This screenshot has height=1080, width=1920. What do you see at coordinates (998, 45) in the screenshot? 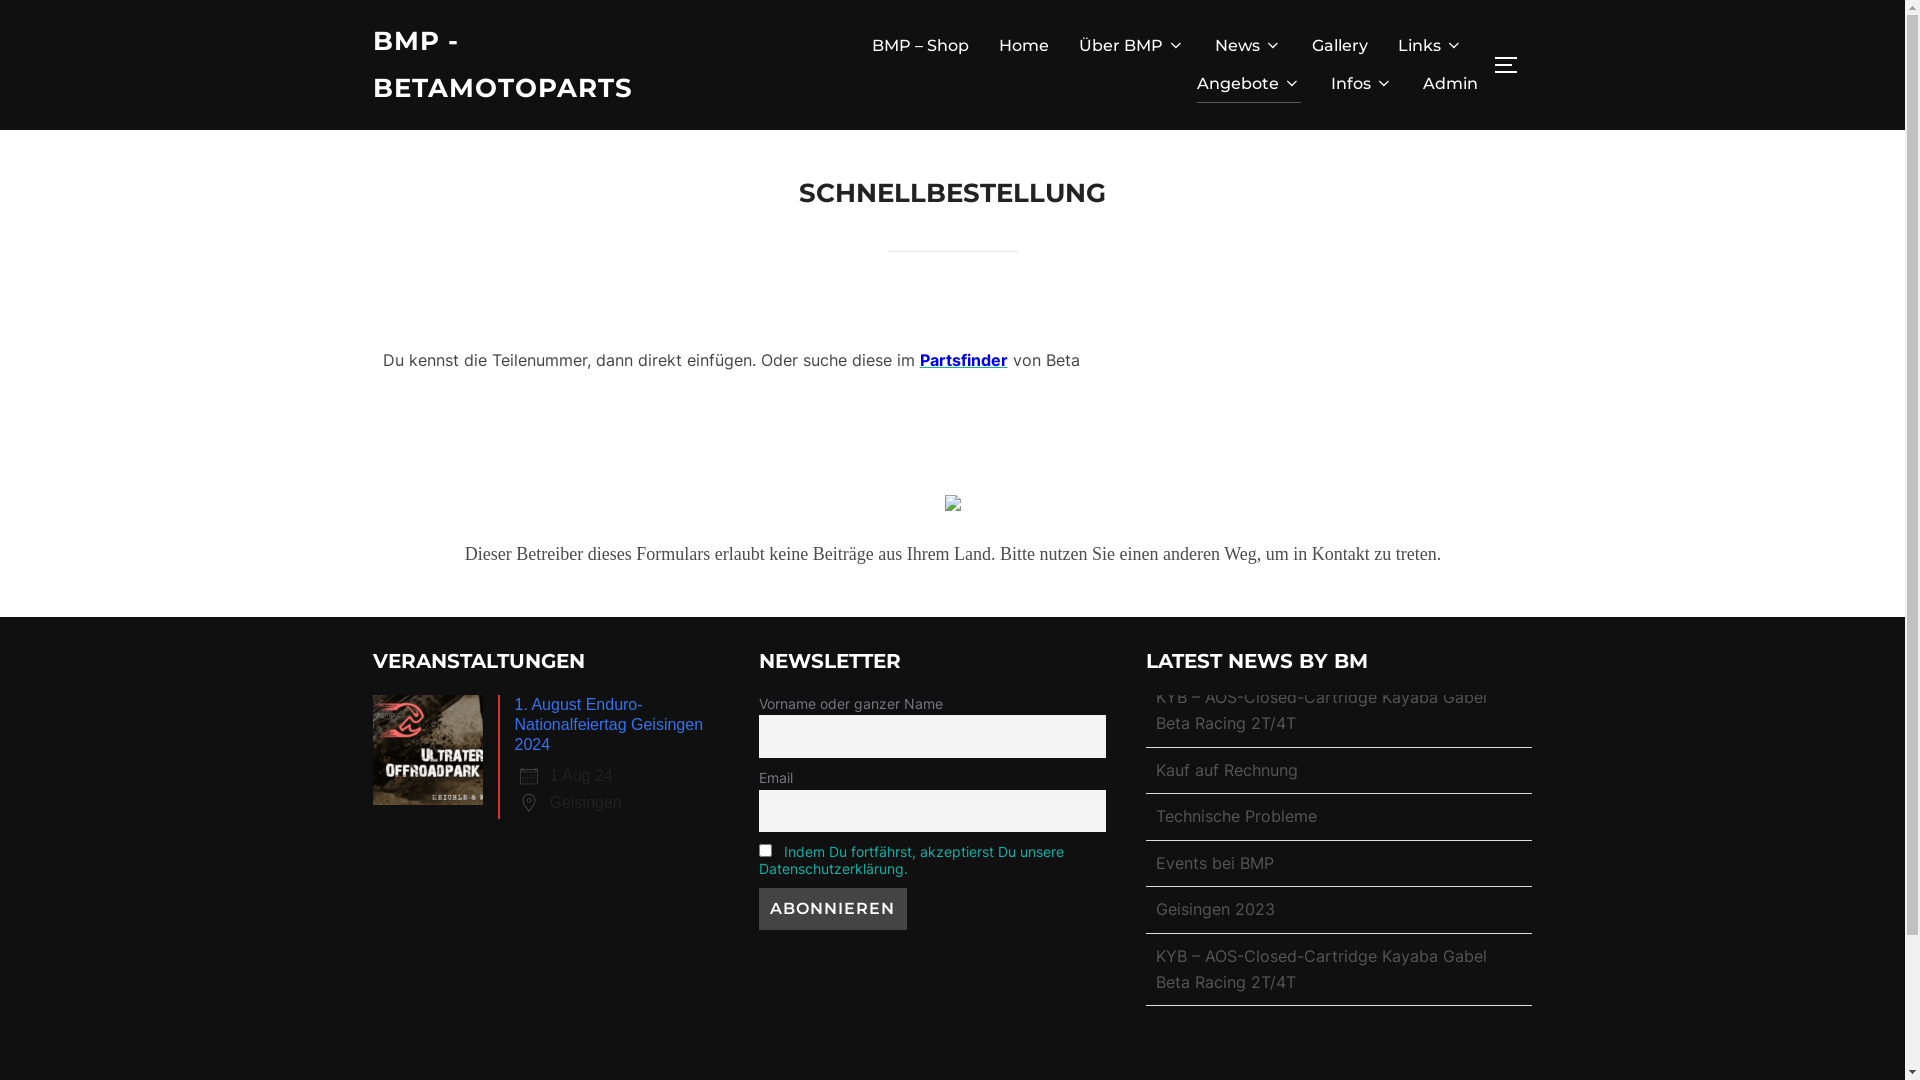
I see `'Home'` at bounding box center [998, 45].